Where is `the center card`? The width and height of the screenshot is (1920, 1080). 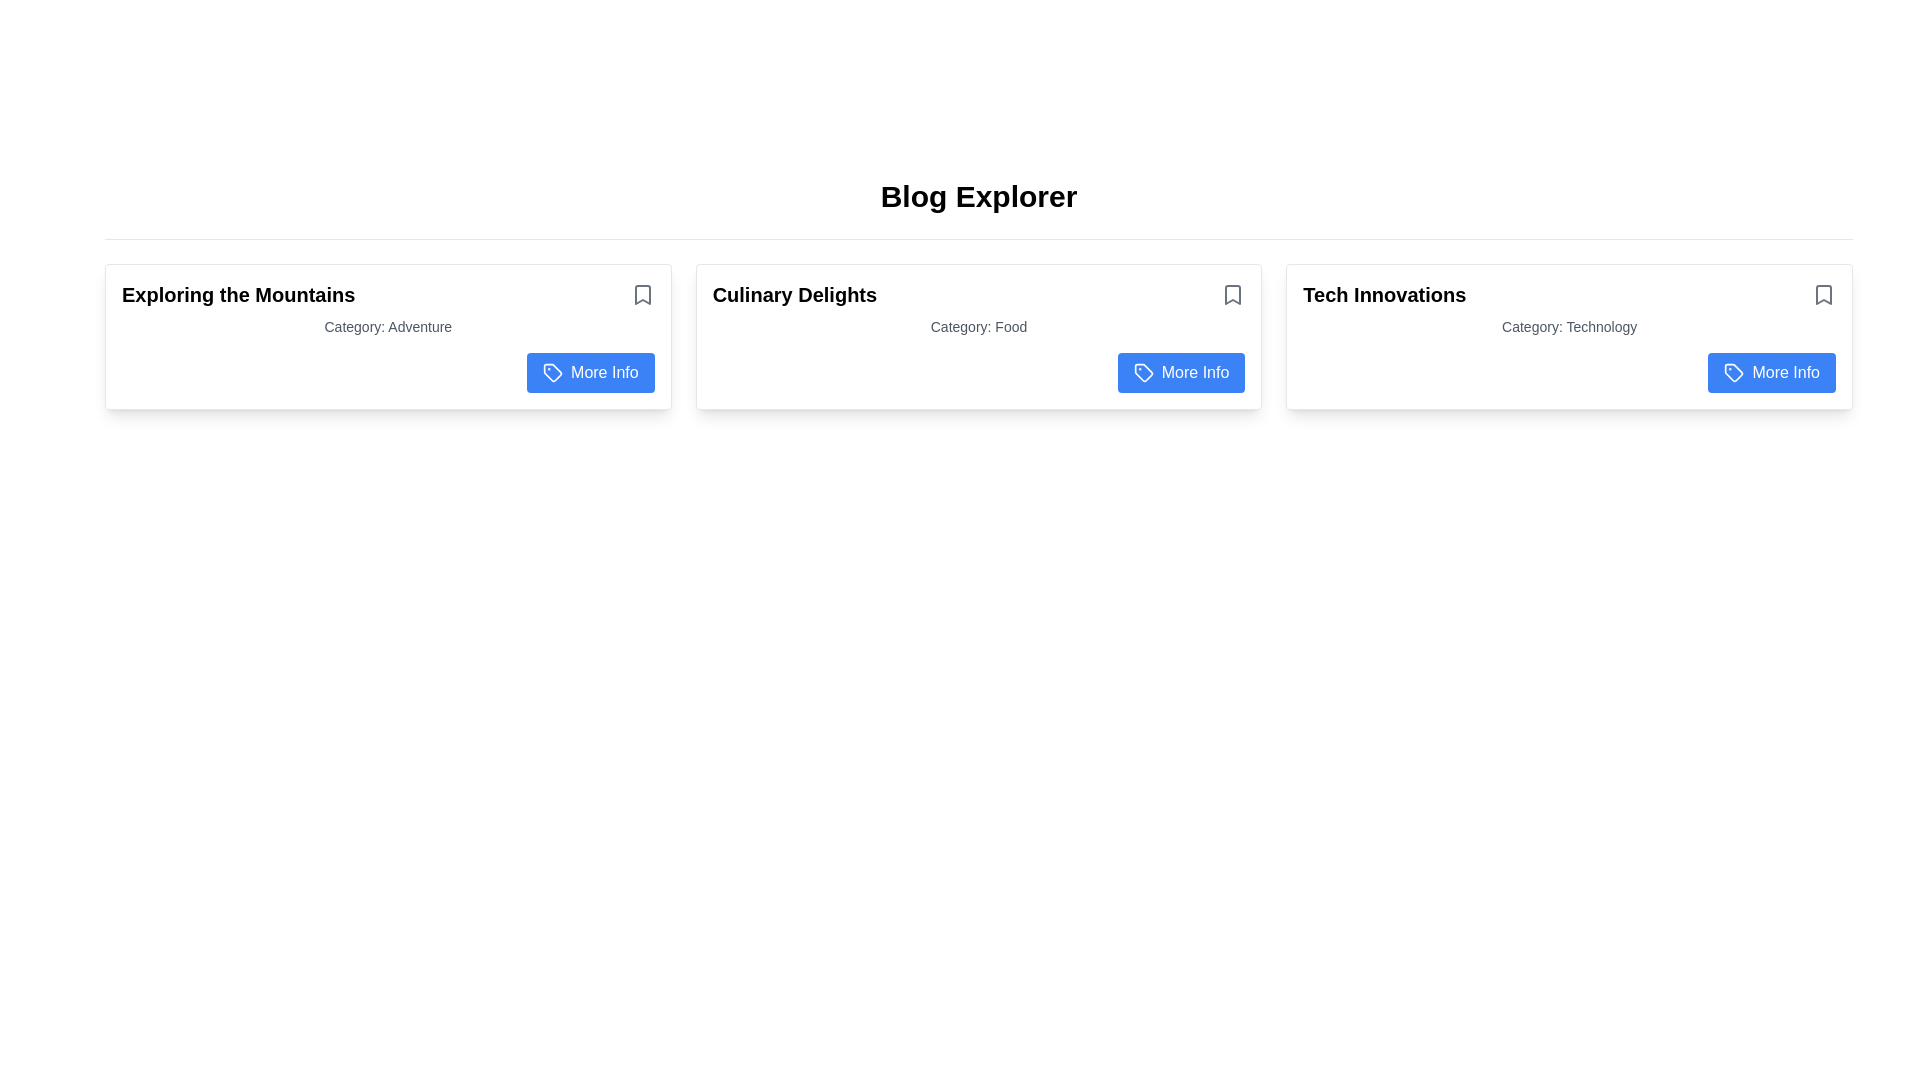
the center card is located at coordinates (978, 335).